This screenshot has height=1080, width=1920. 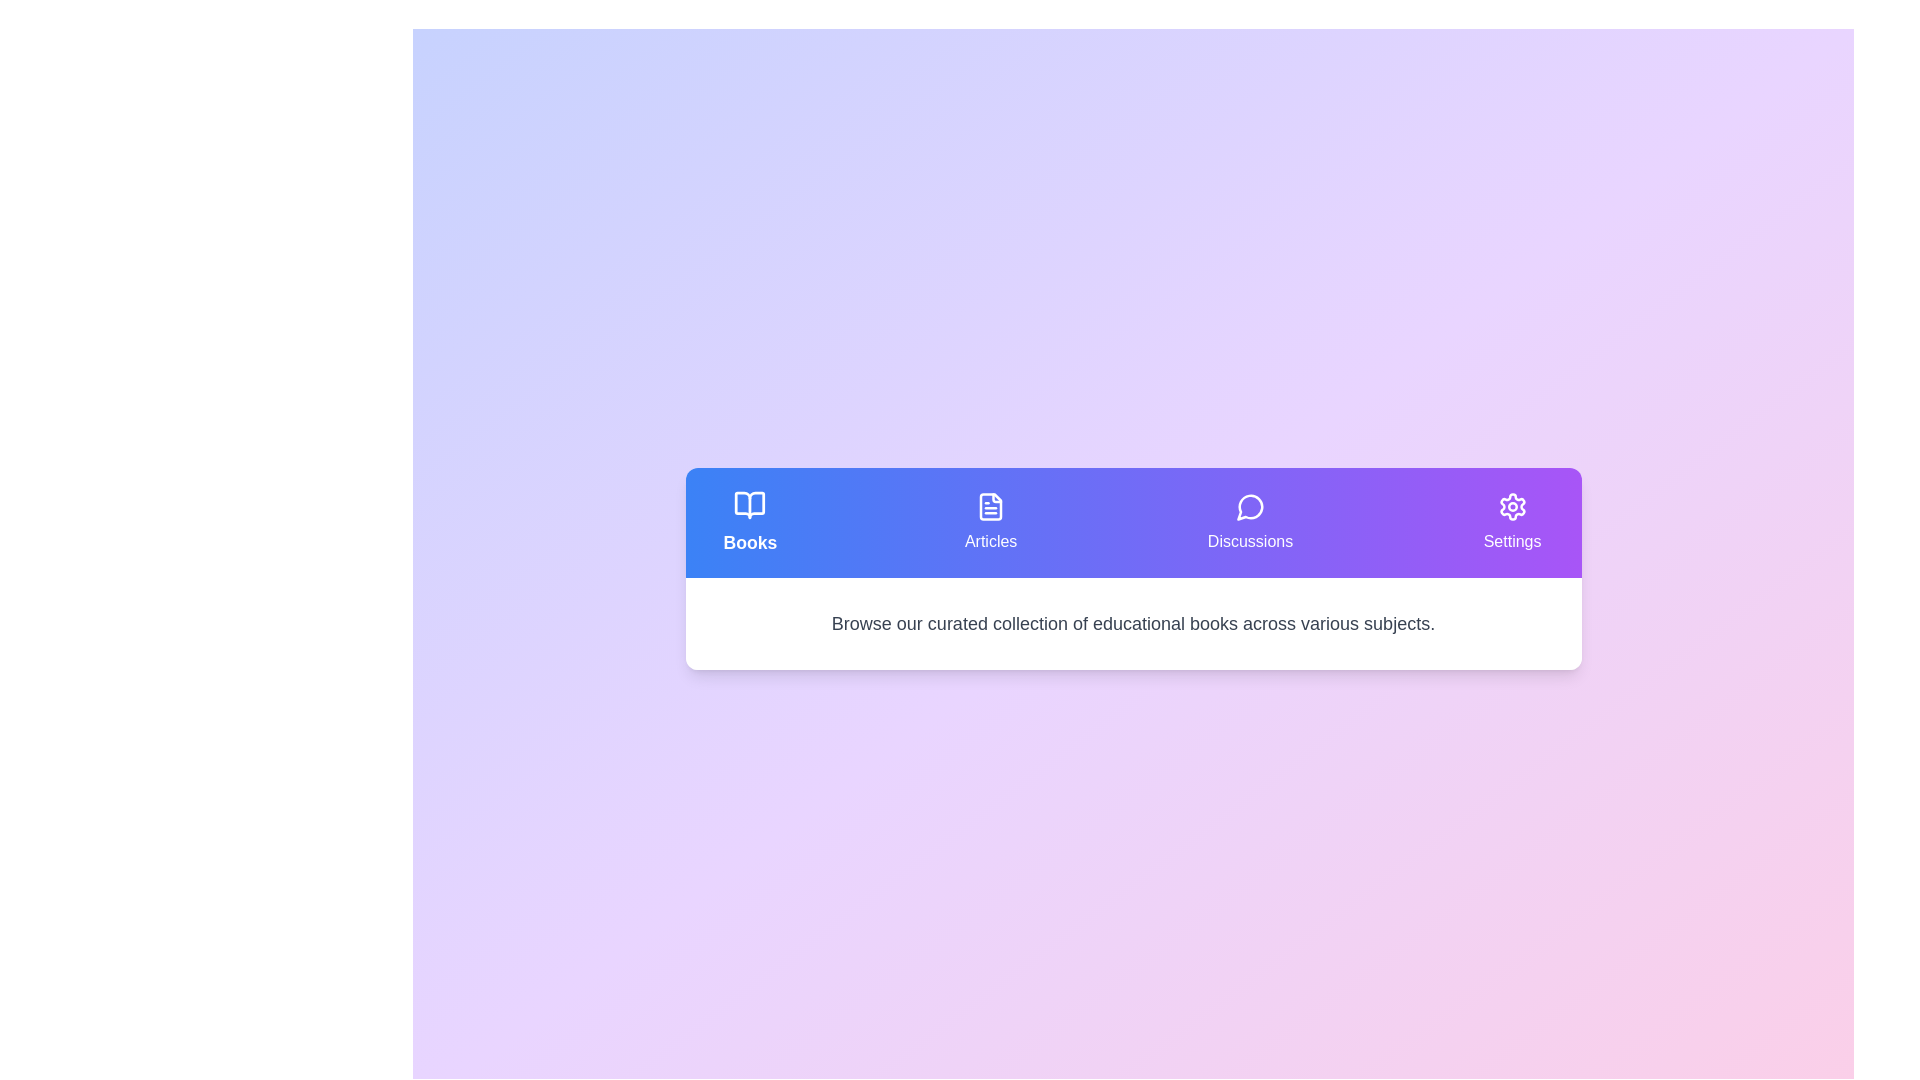 I want to click on the Settings tab, so click(x=1512, y=522).